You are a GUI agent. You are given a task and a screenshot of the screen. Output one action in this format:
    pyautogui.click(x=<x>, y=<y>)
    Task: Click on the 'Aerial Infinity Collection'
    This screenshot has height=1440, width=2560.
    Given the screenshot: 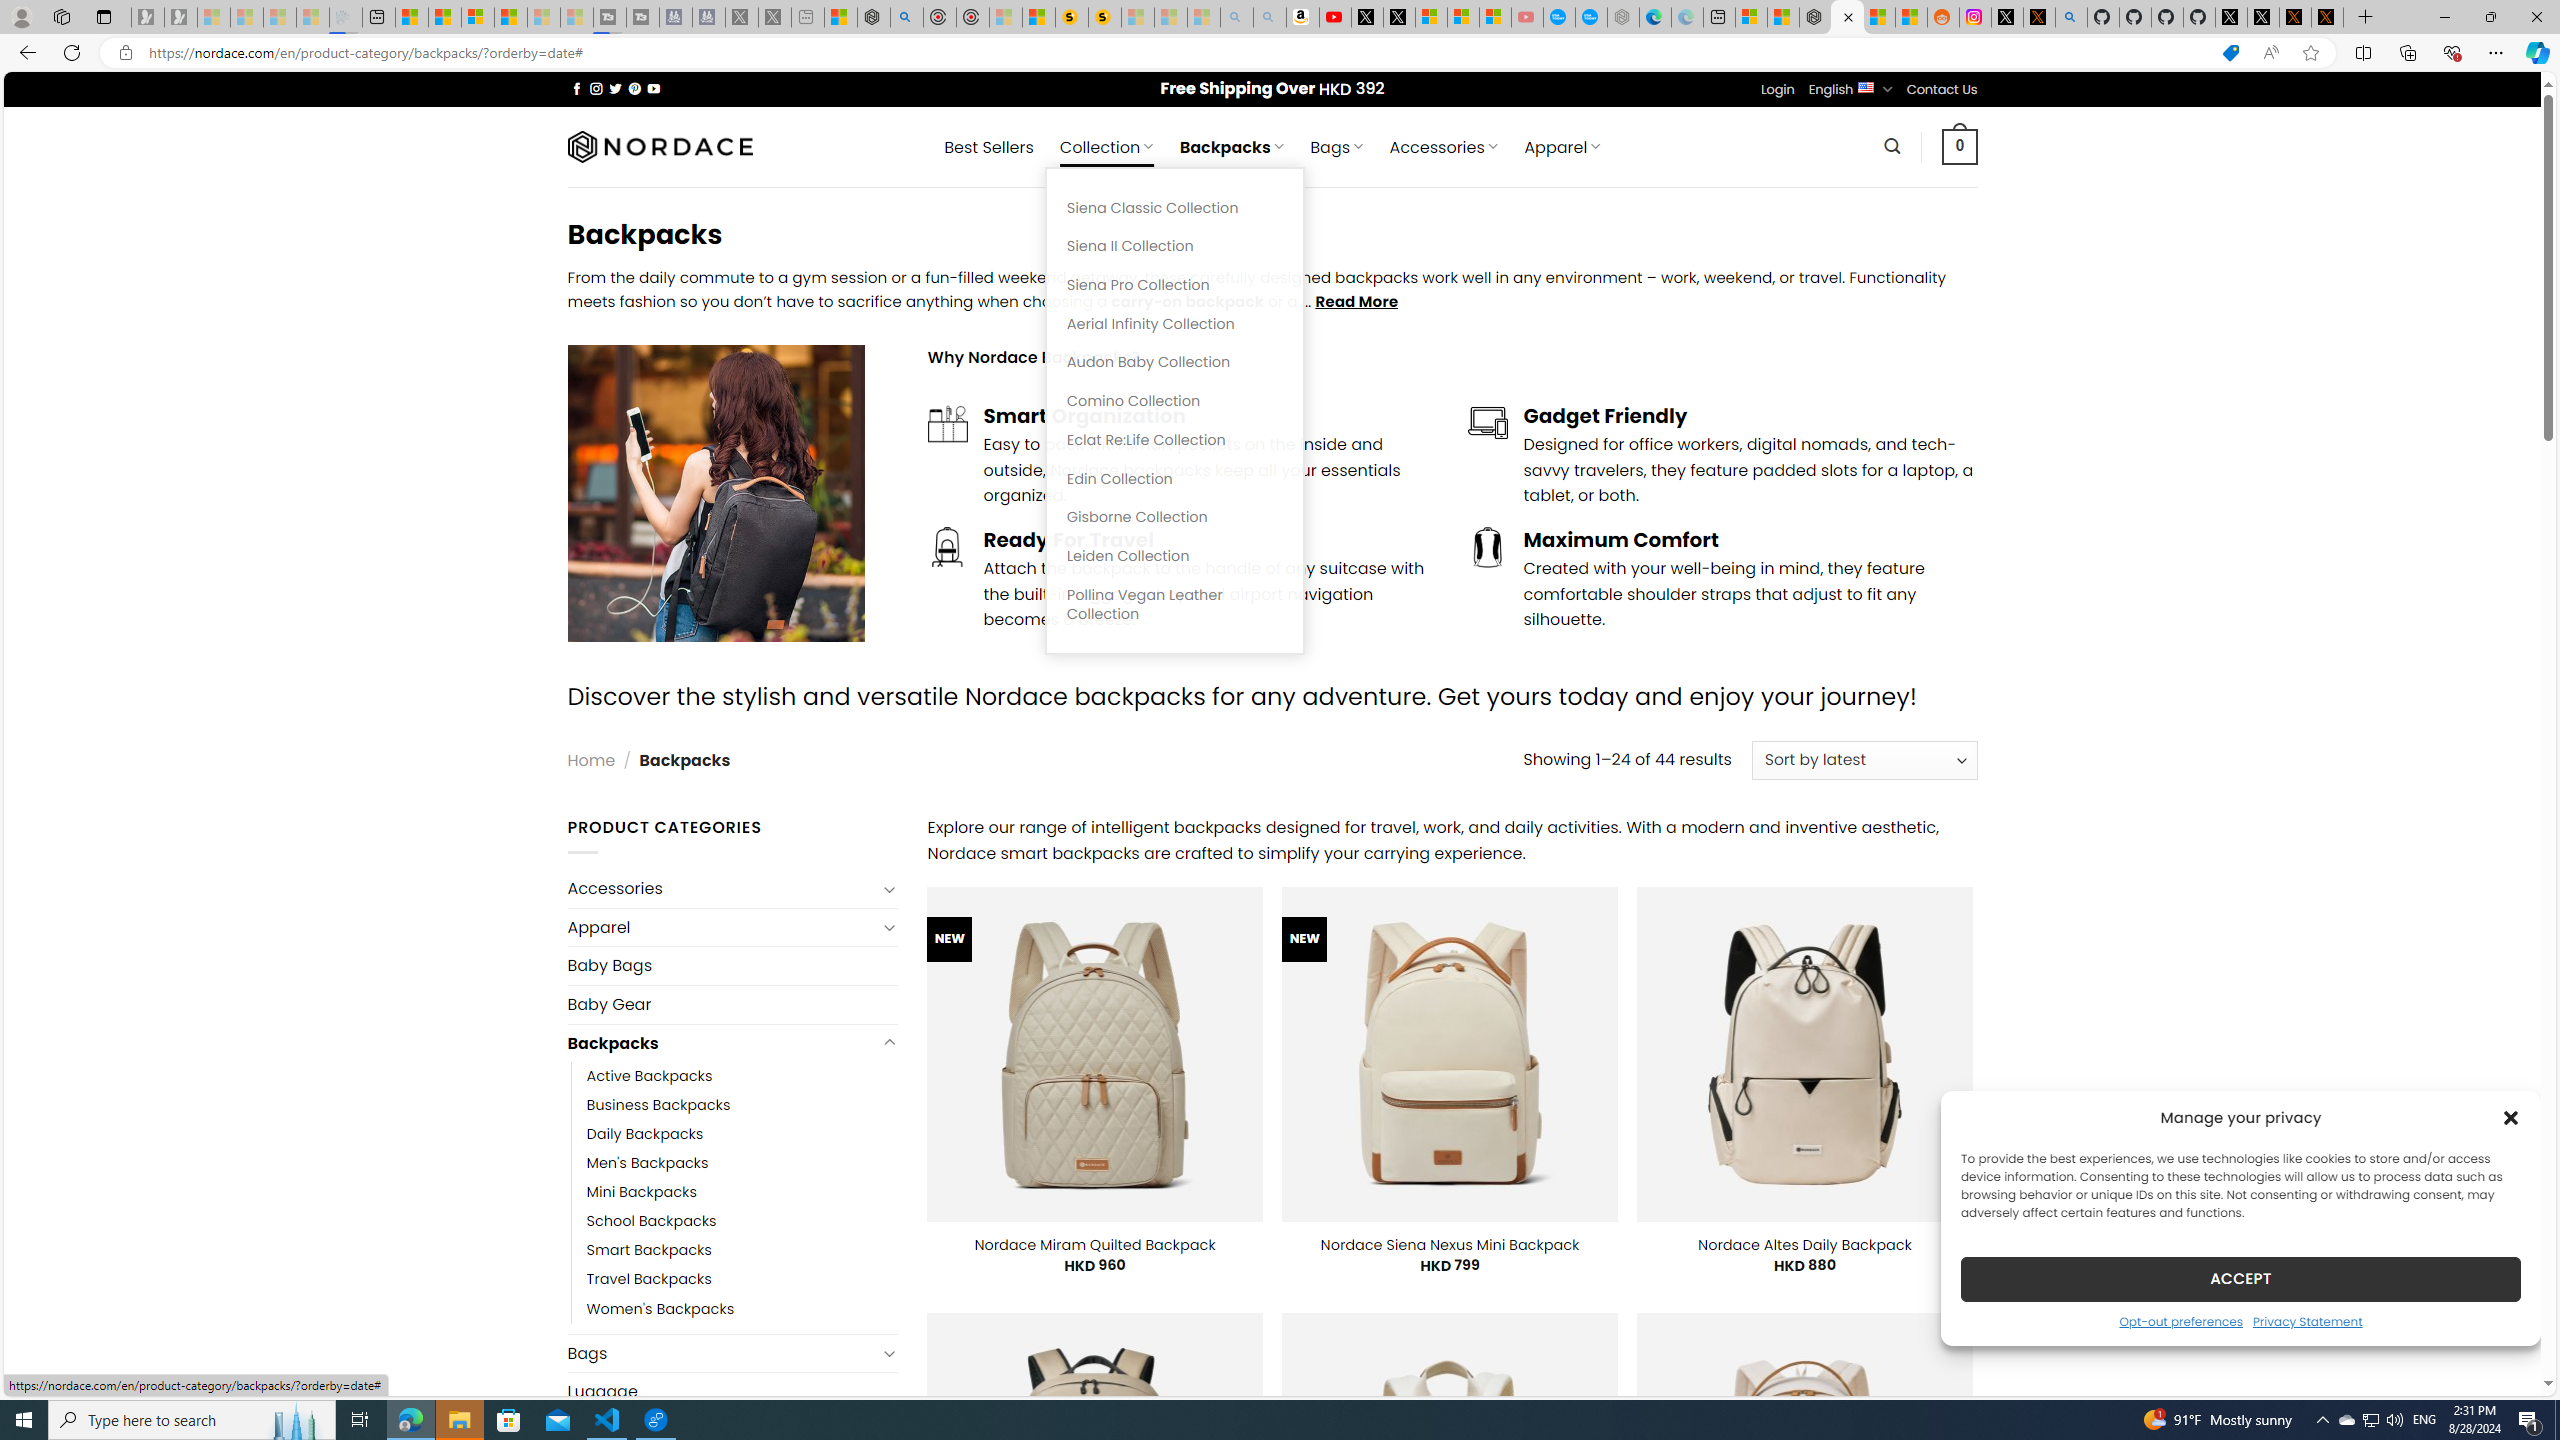 What is the action you would take?
    pyautogui.click(x=1174, y=323)
    